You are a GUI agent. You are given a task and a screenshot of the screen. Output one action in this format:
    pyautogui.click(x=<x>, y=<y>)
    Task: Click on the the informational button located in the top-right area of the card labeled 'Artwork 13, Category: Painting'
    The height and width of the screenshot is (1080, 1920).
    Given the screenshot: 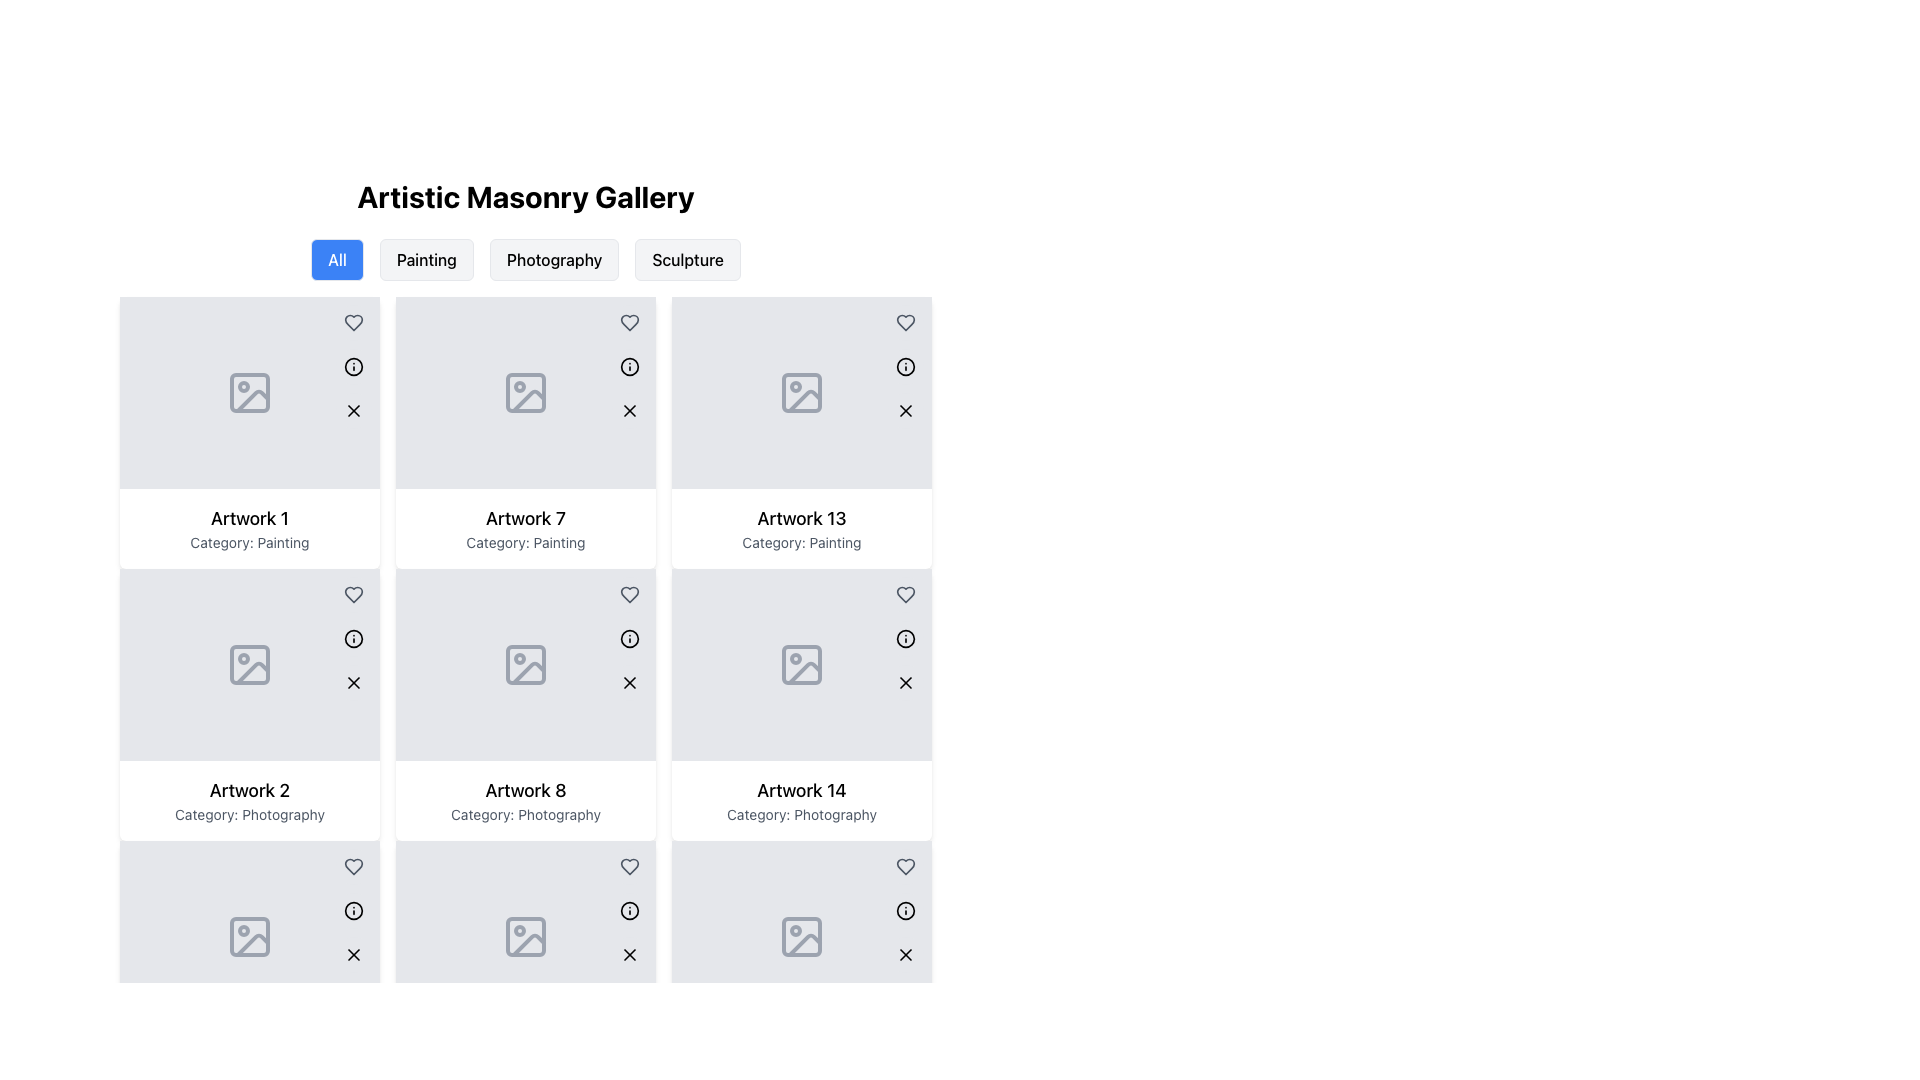 What is the action you would take?
    pyautogui.click(x=905, y=639)
    